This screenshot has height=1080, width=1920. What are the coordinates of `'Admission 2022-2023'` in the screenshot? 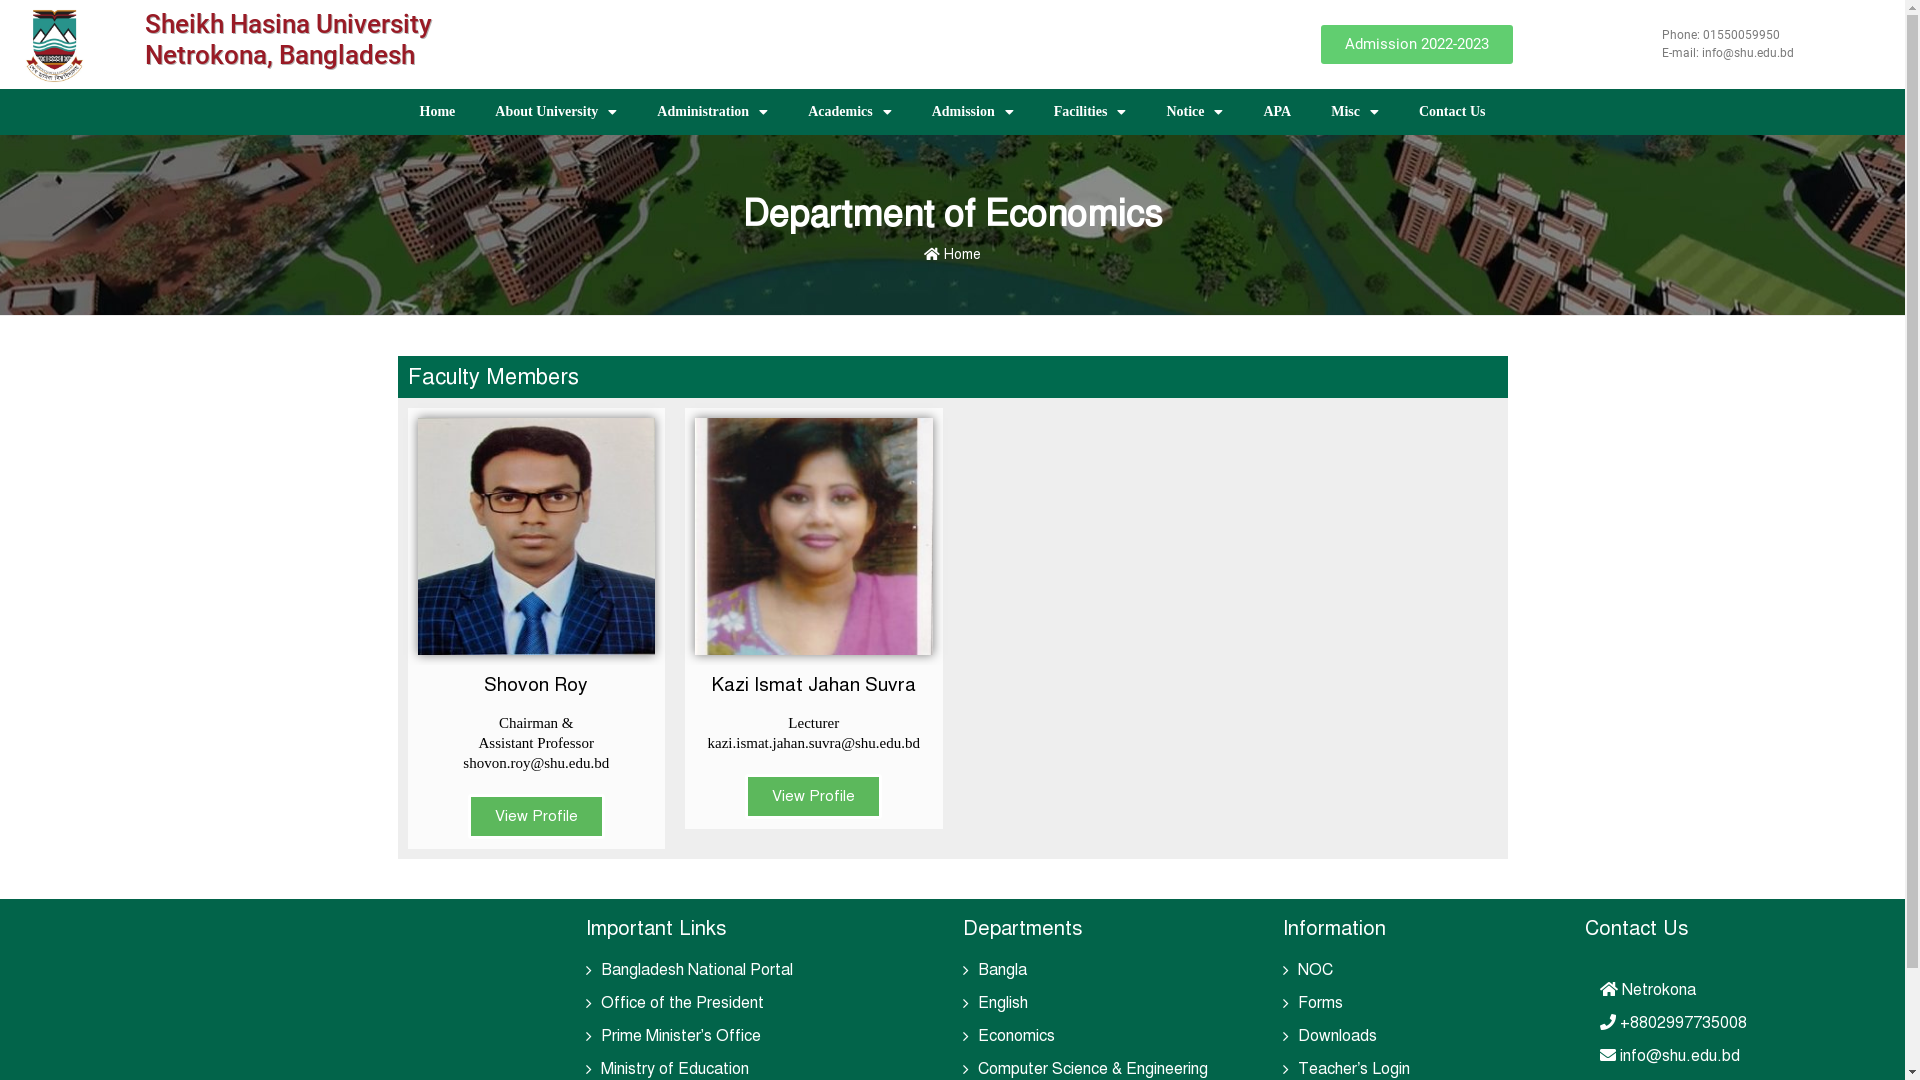 It's located at (1415, 44).